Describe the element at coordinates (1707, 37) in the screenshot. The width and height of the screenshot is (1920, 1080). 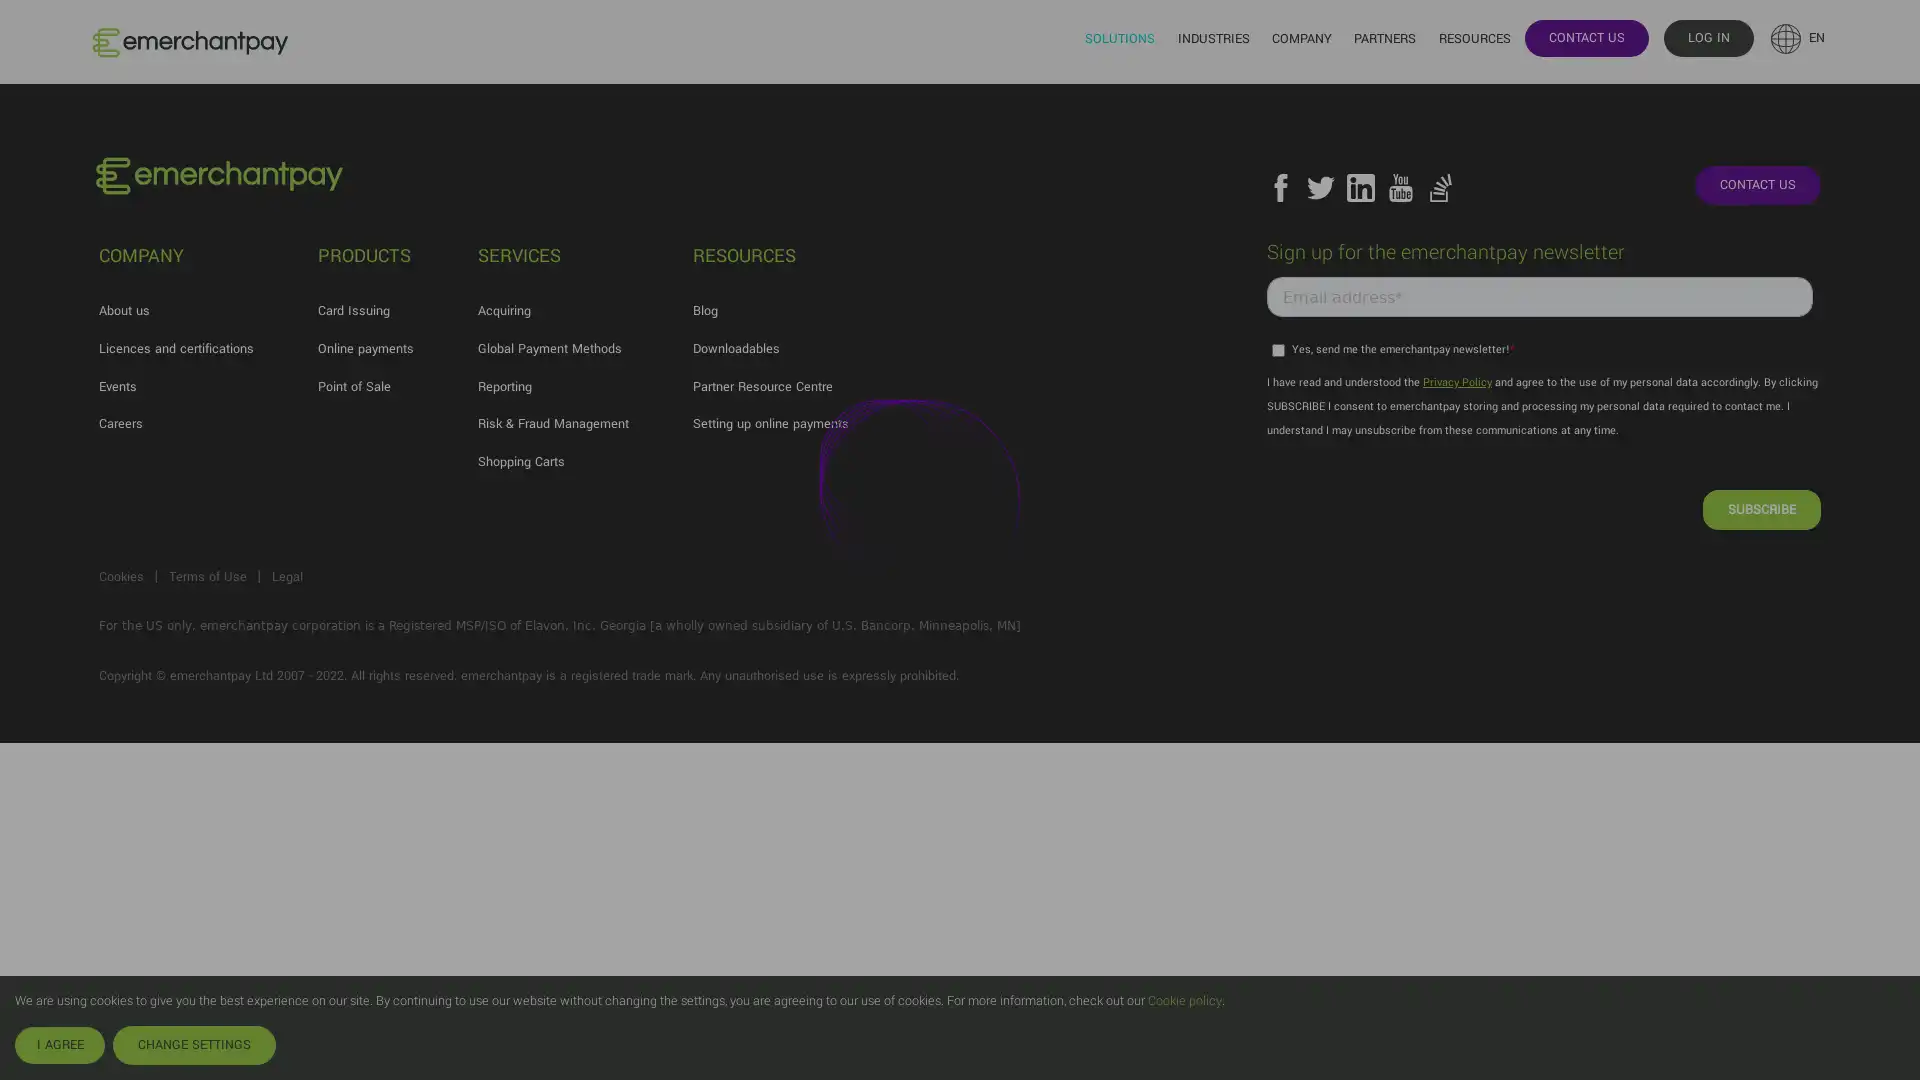
I see `LOG IN` at that location.